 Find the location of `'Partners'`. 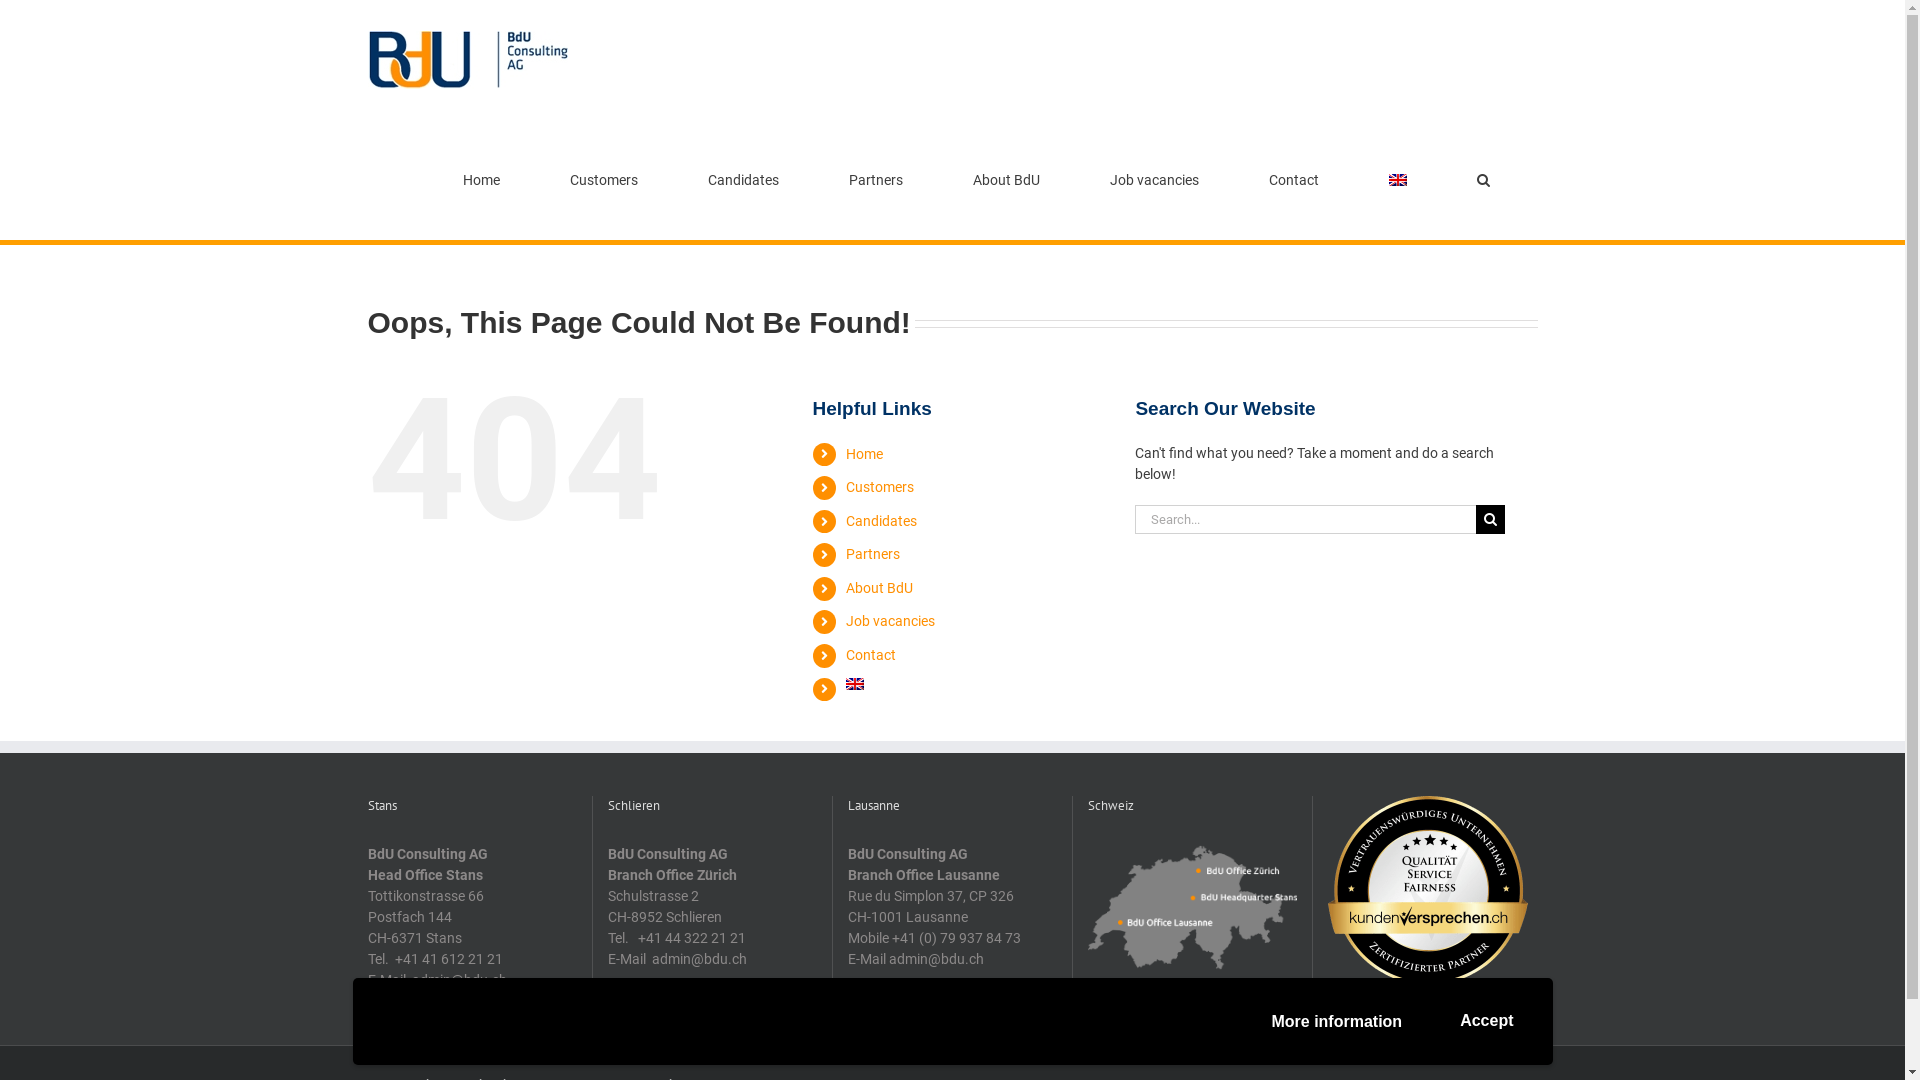

'Partners' is located at coordinates (875, 180).